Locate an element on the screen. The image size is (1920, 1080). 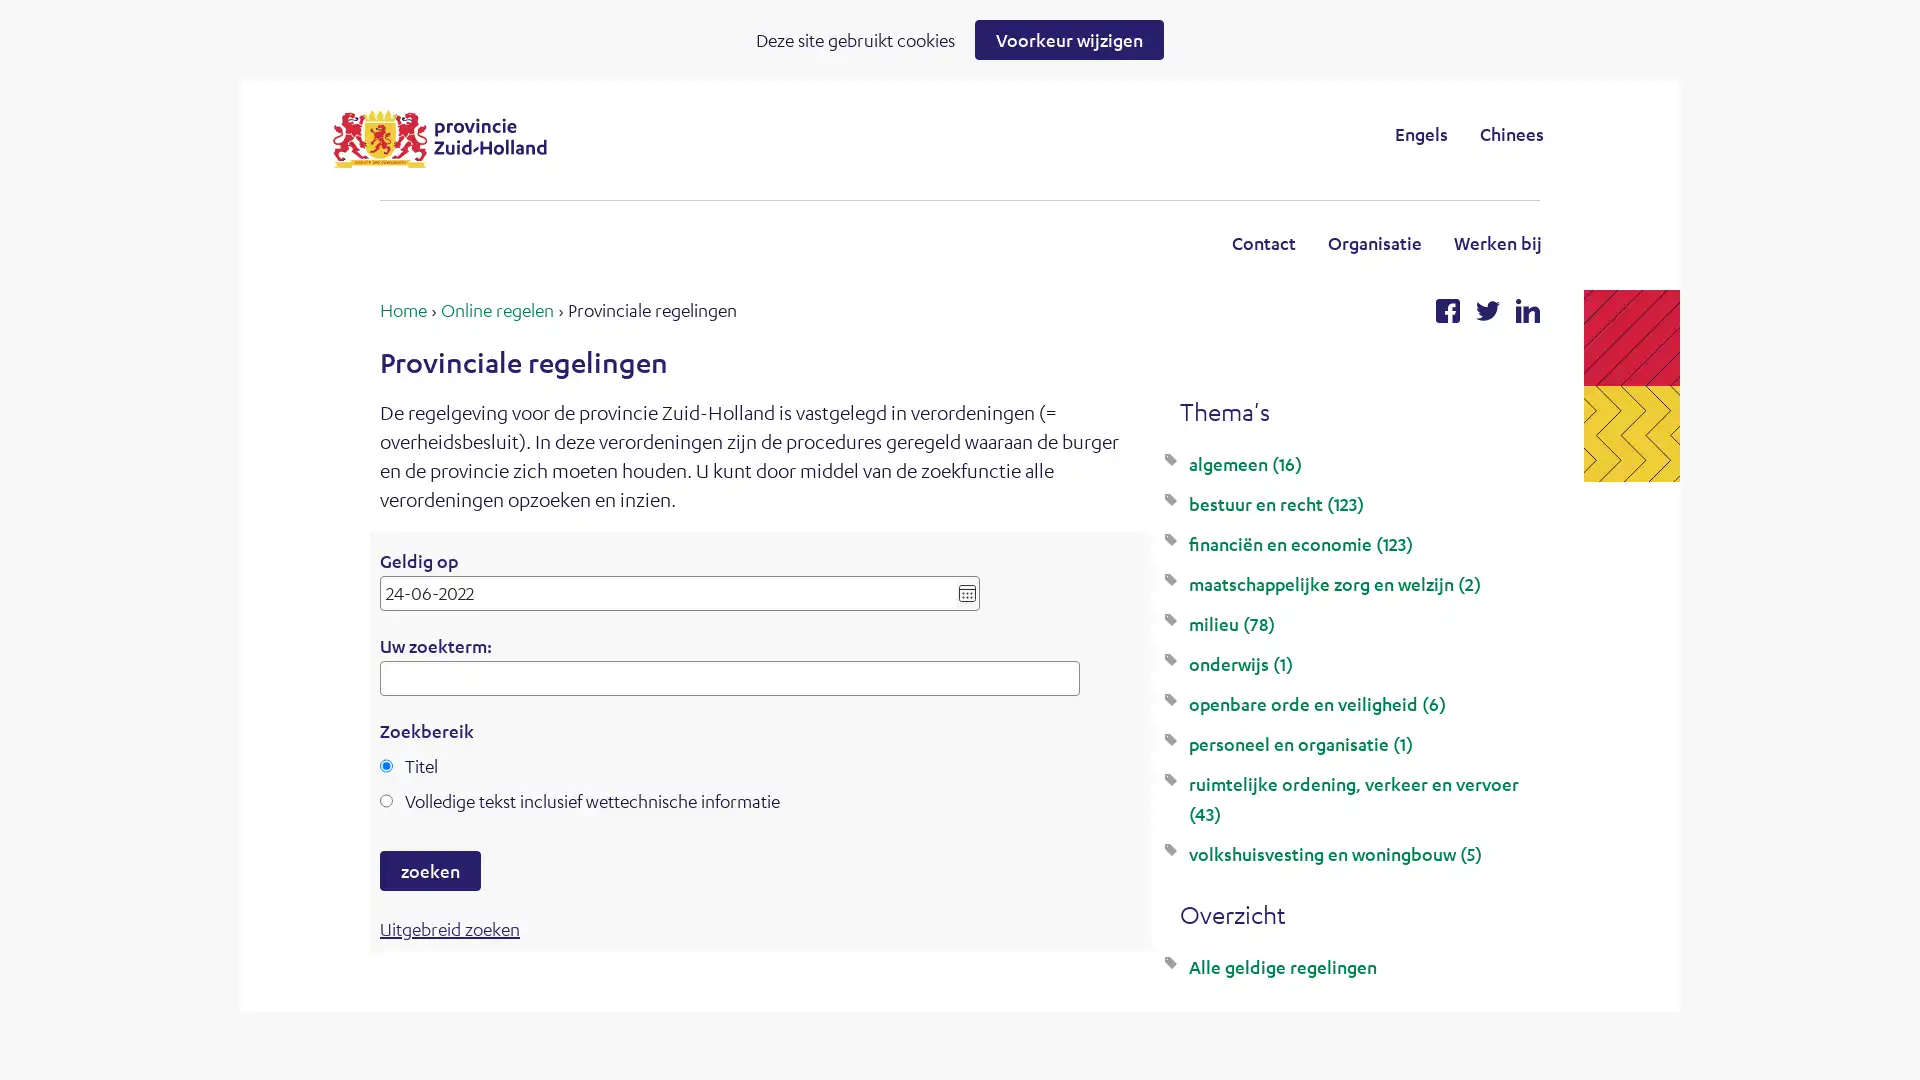
Kies datum, Geselecteerde datum is 24-6-2022 is located at coordinates (967, 592).